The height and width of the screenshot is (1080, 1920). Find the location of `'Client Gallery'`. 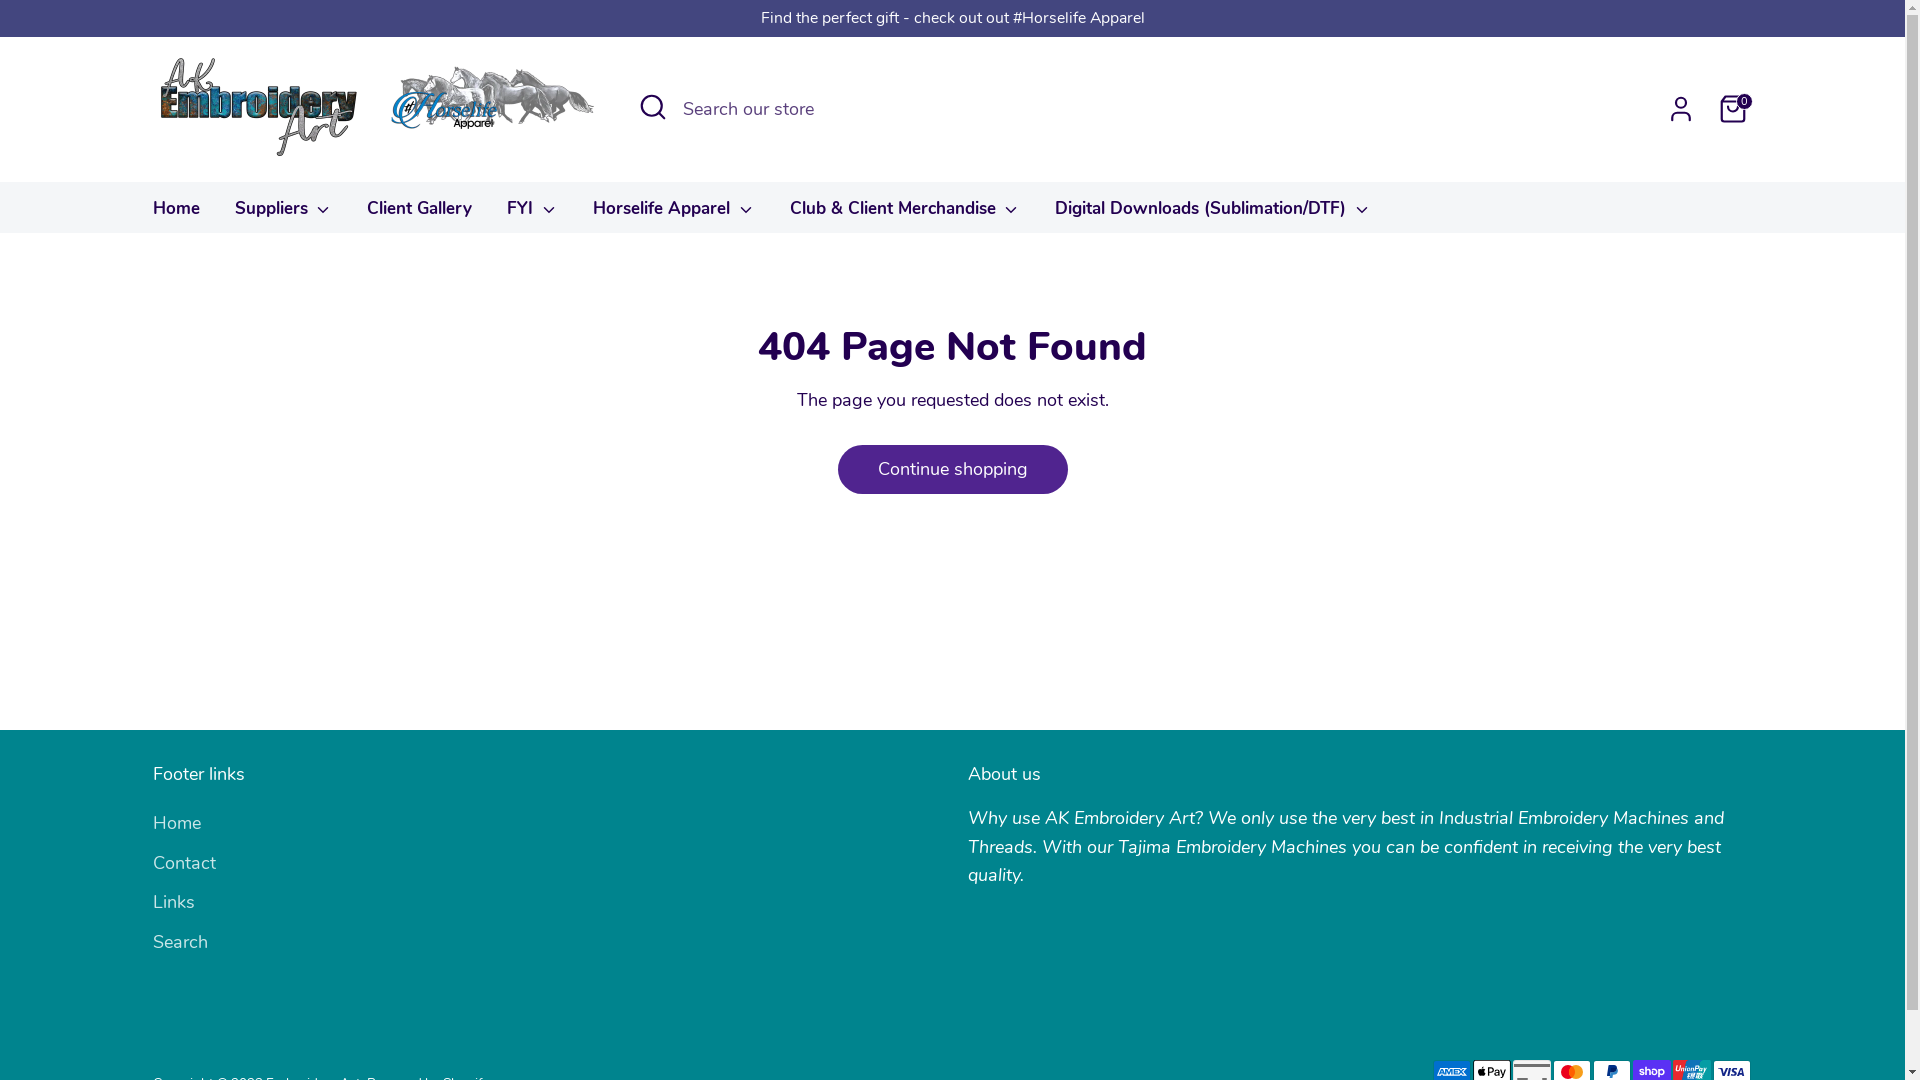

'Client Gallery' is located at coordinates (418, 215).